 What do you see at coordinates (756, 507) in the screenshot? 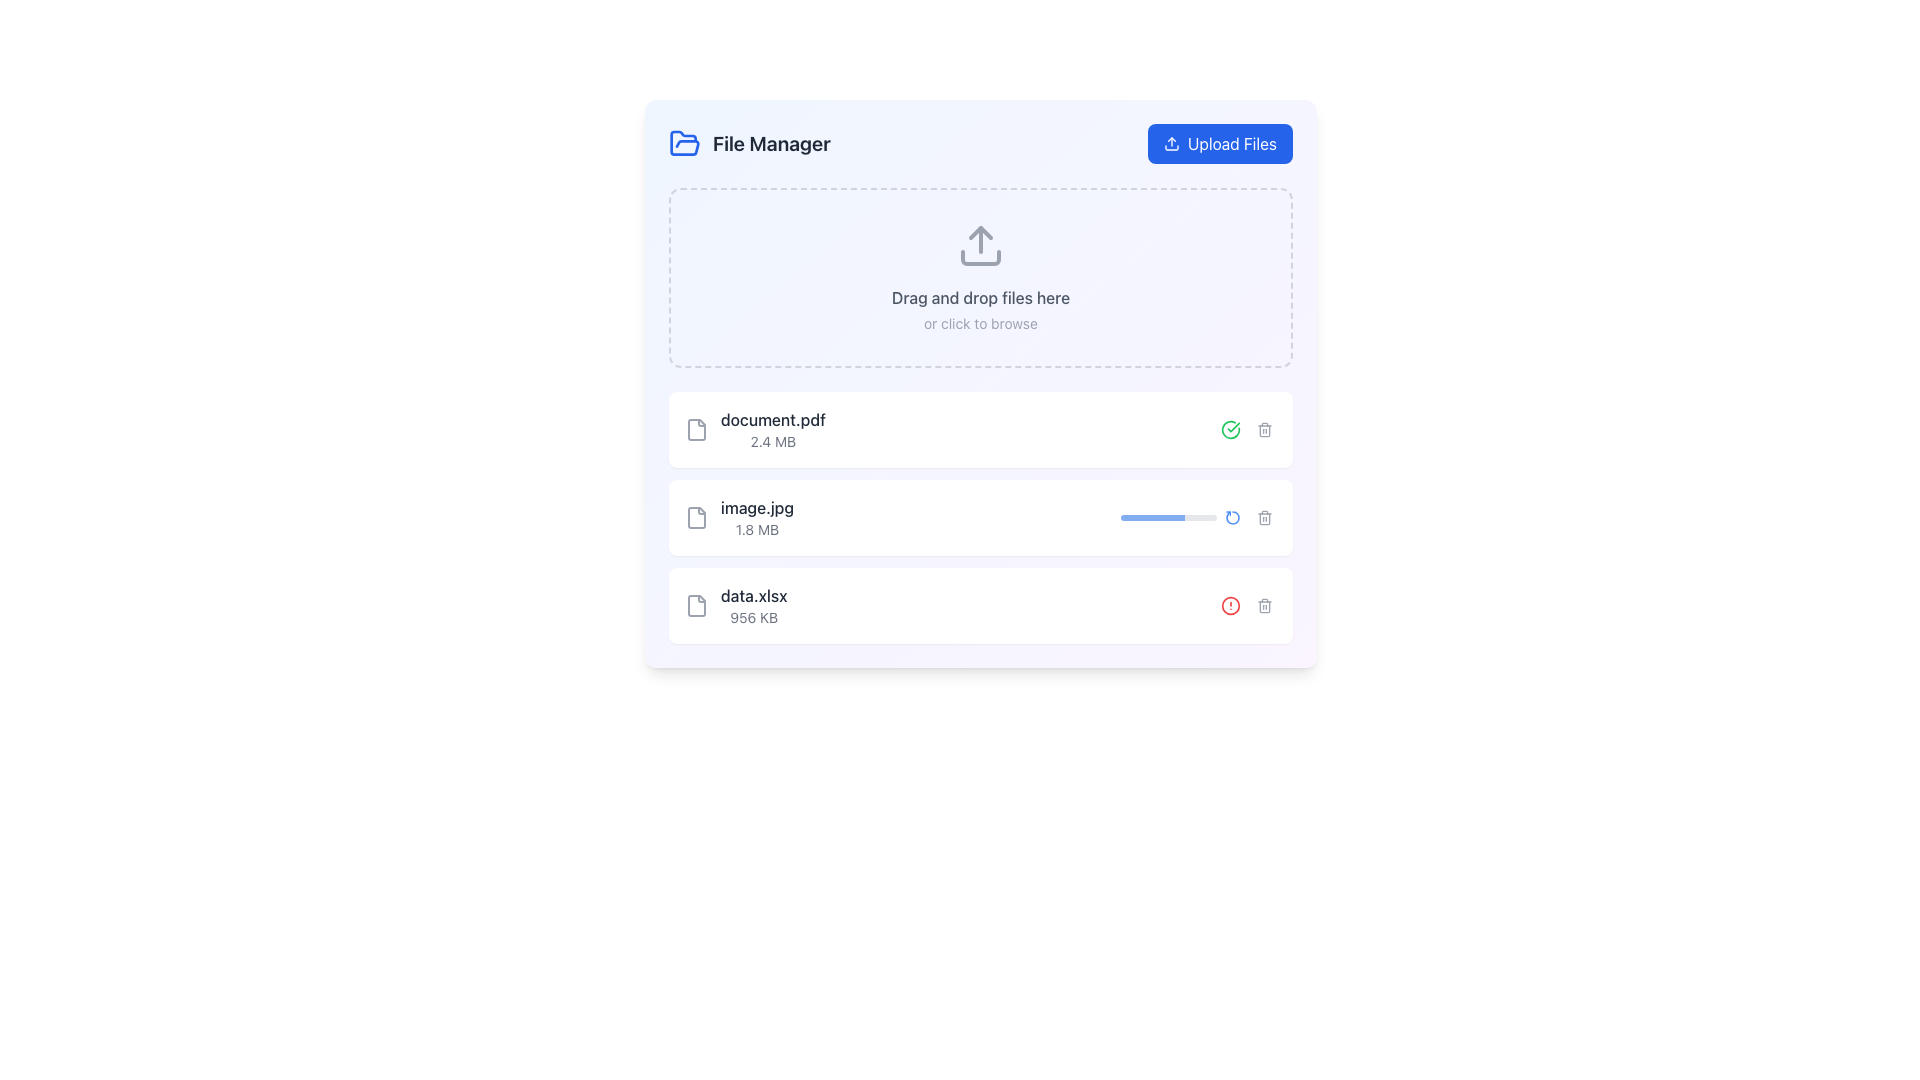
I see `the text label that denotes the file name in the left section of the second row of the file list, positioned above the file size information` at bounding box center [756, 507].